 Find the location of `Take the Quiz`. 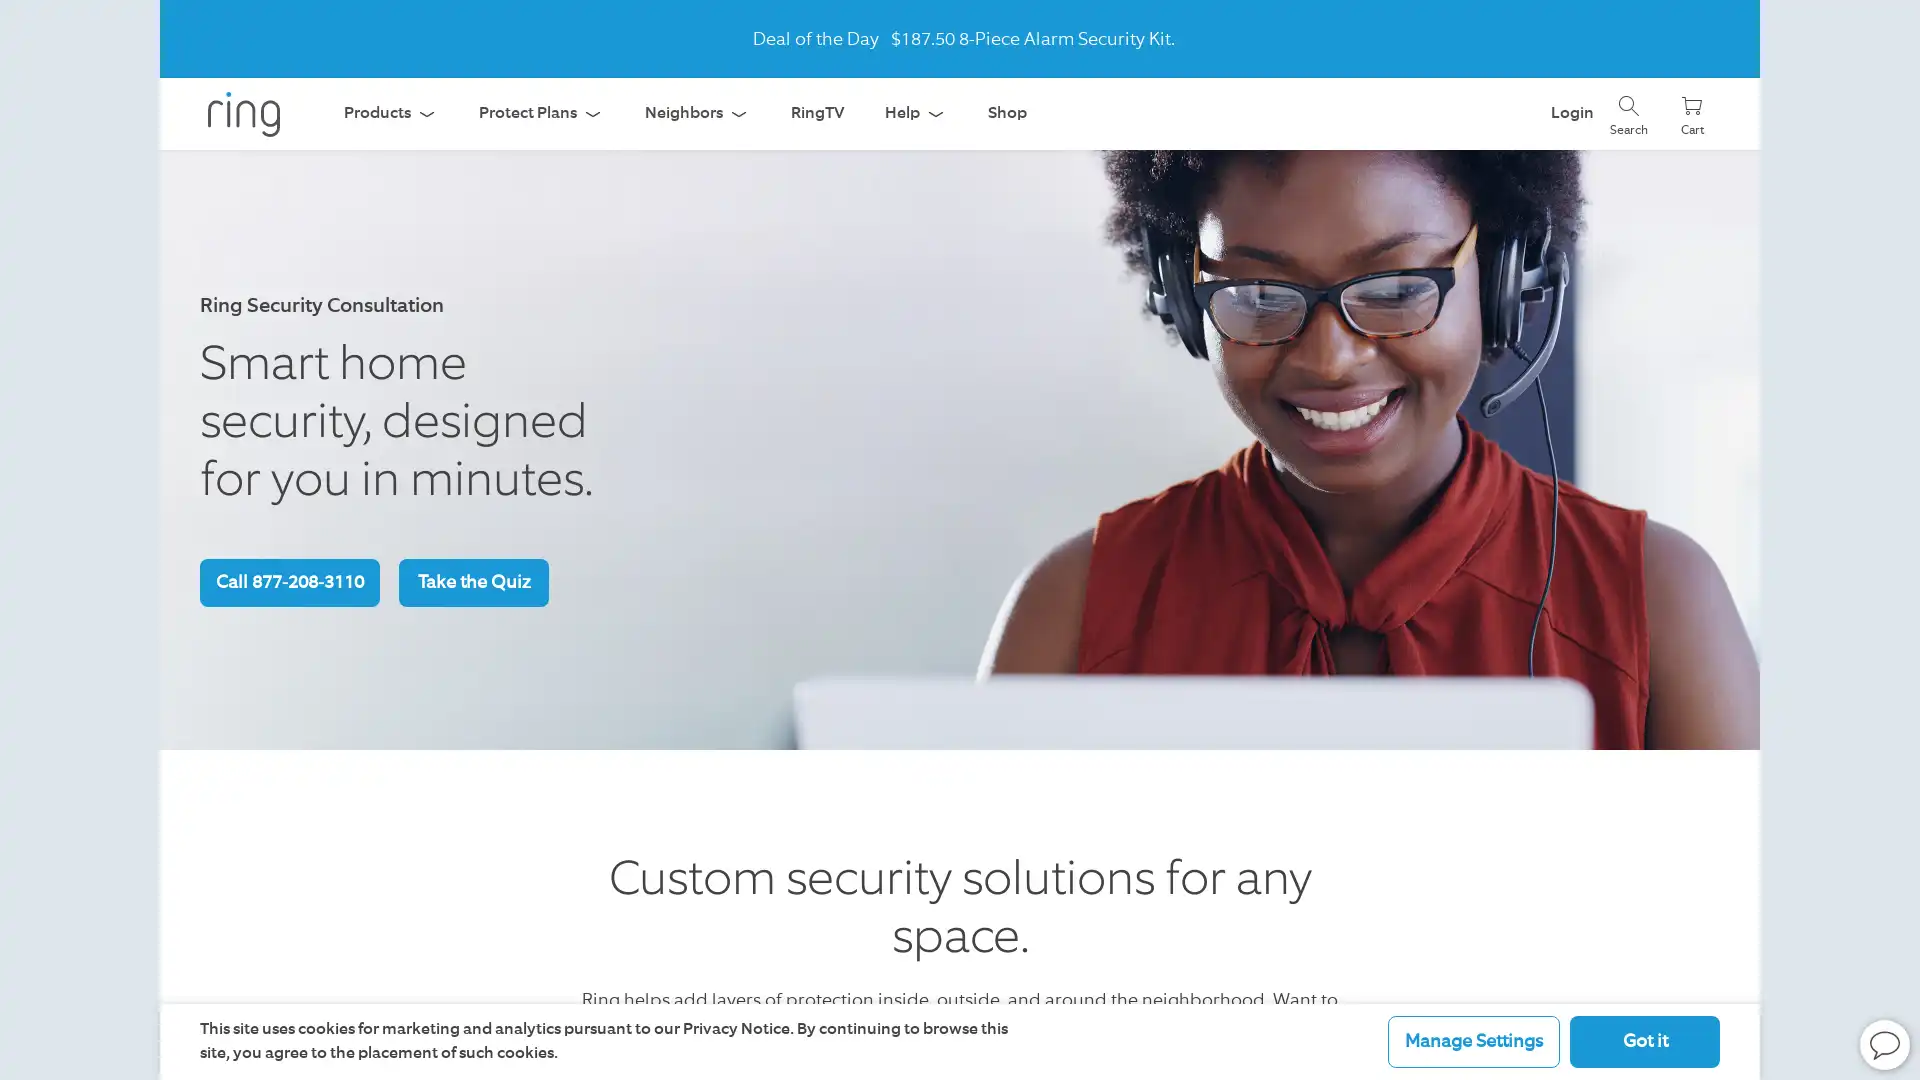

Take the Quiz is located at coordinates (473, 582).